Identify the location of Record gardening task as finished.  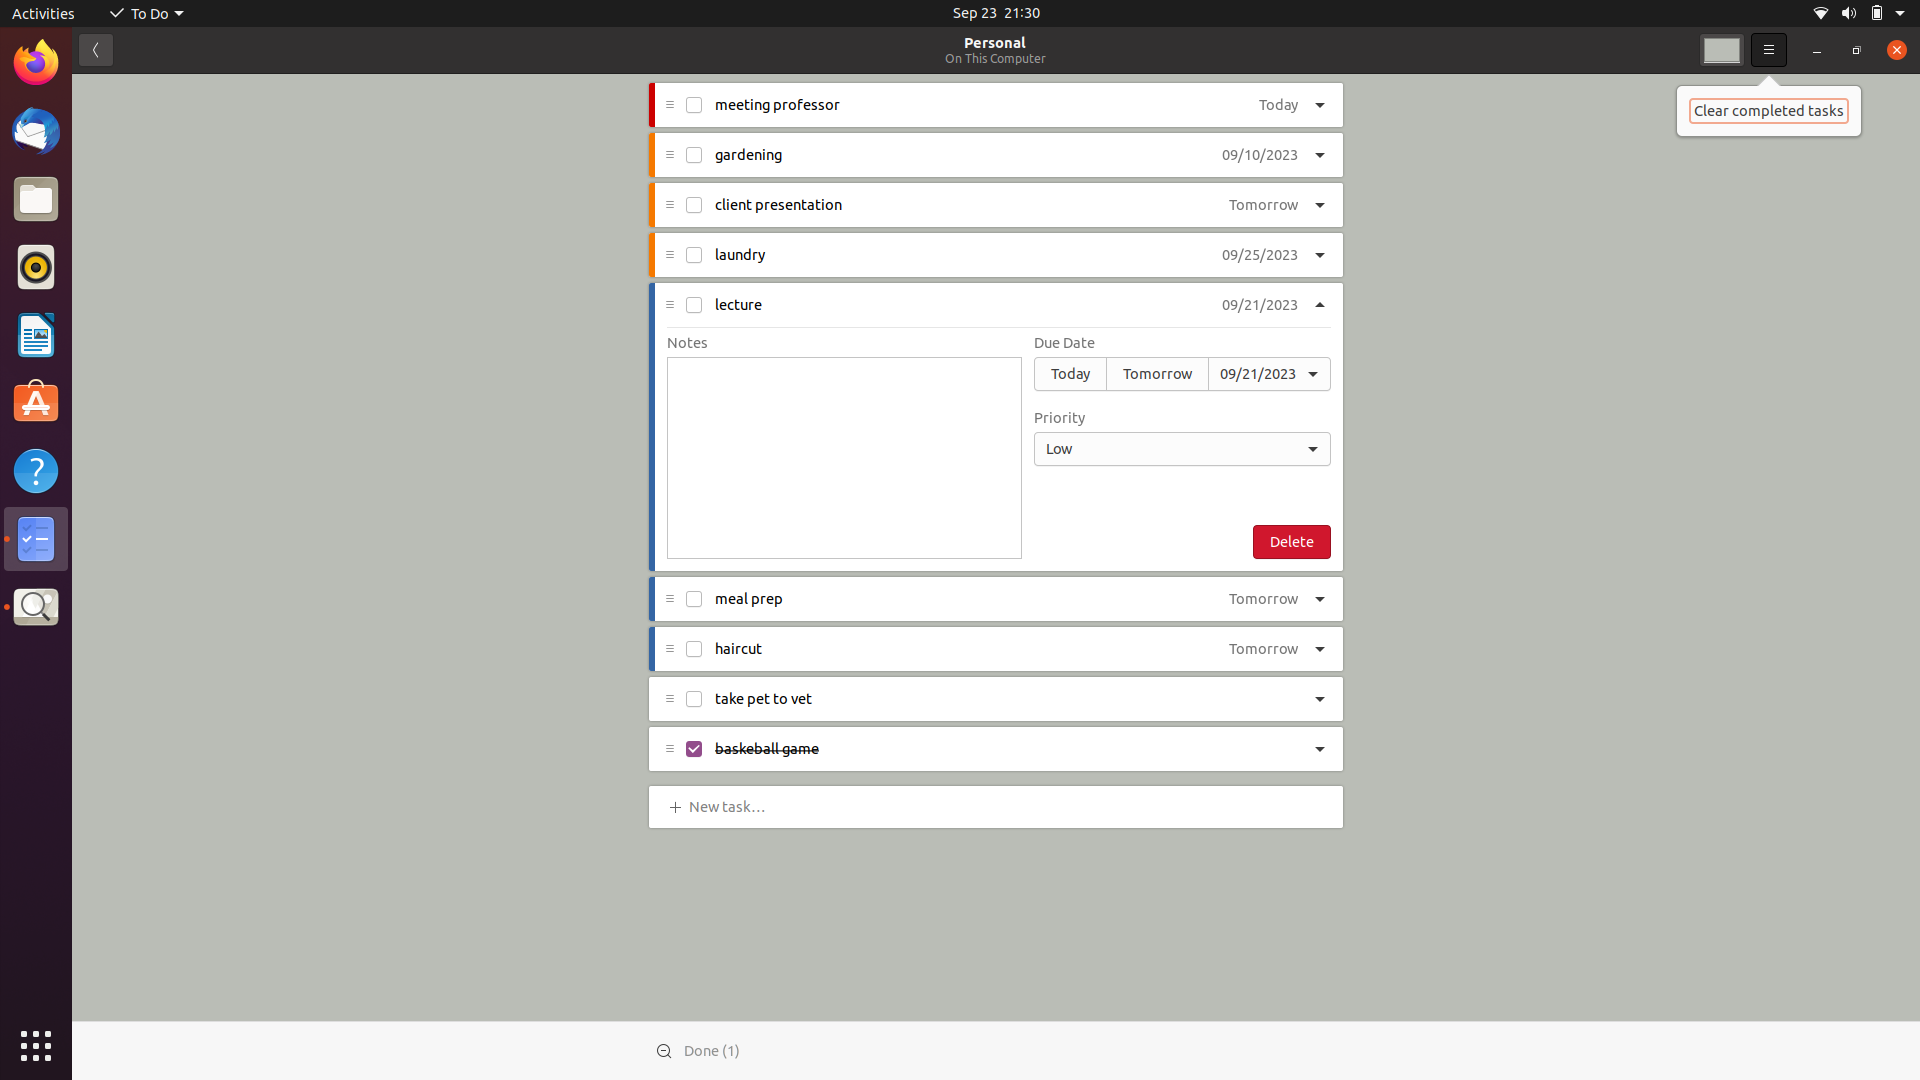
(694, 154).